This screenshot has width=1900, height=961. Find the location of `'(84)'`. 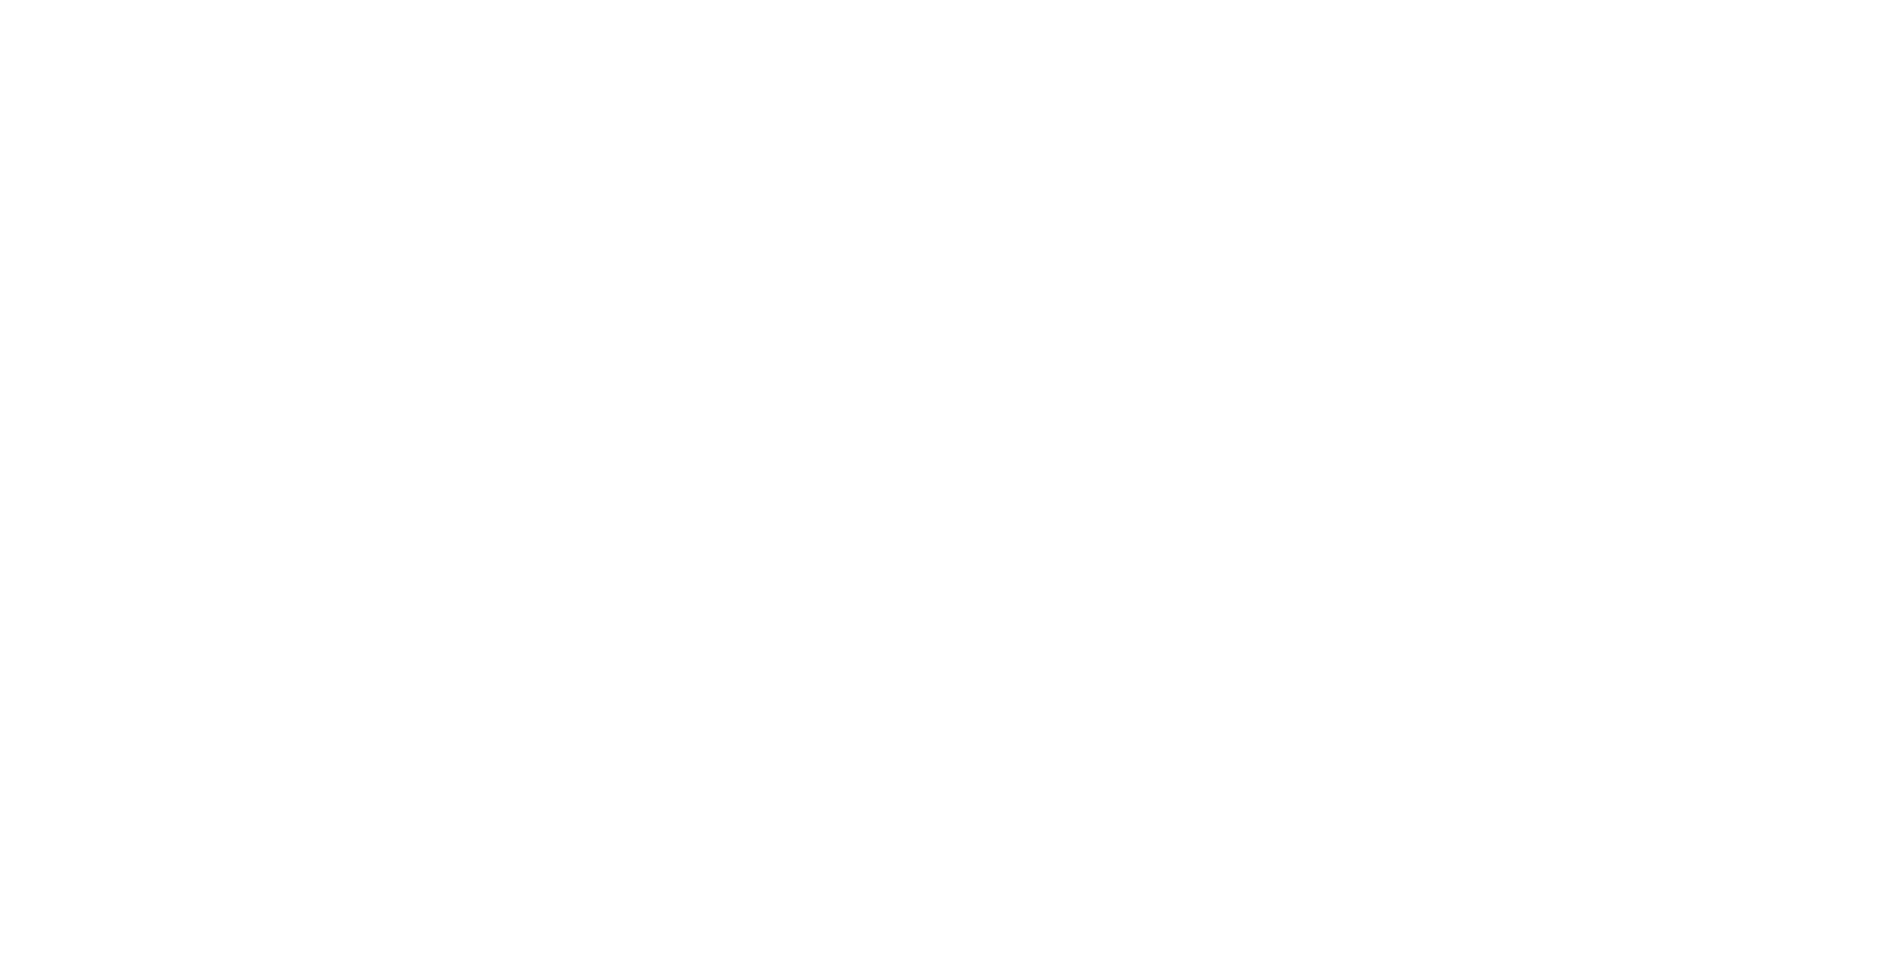

'(84)' is located at coordinates (1331, 42).